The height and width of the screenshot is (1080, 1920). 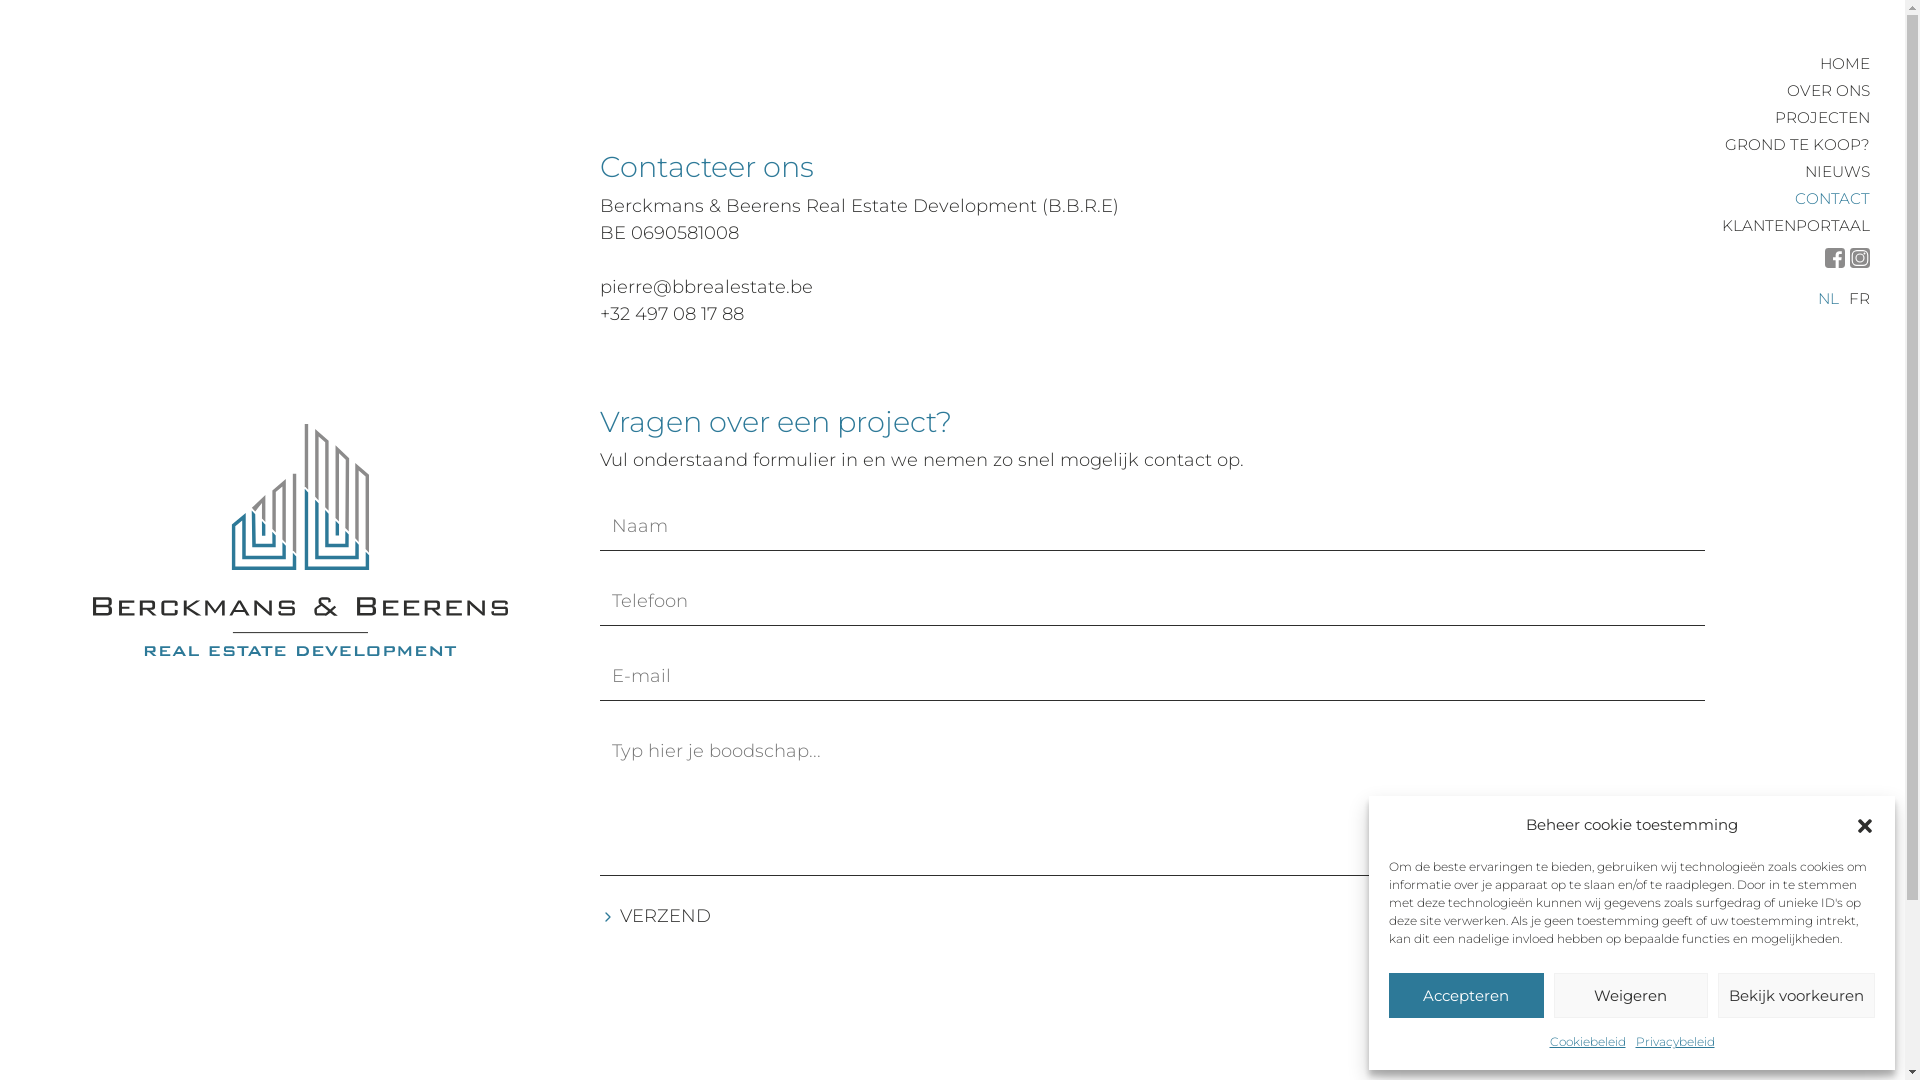 I want to click on 'CONTACT', so click(x=1832, y=198).